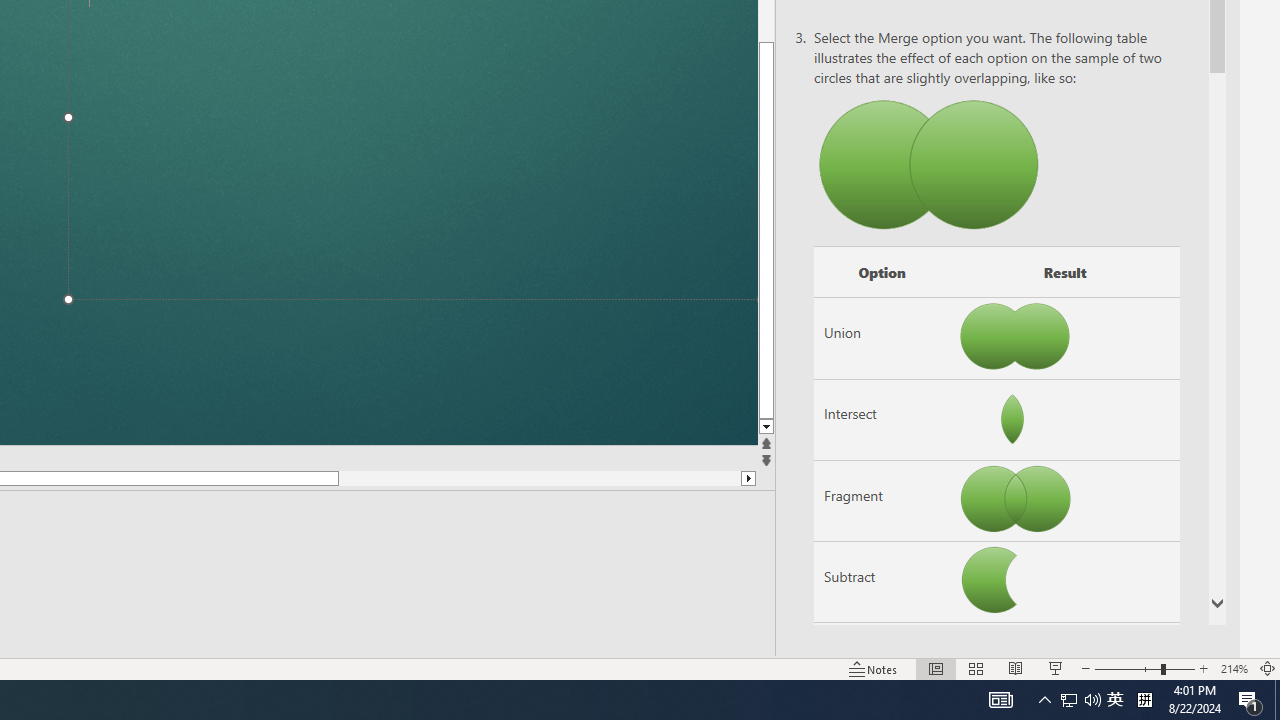  I want to click on 'Slide Show', so click(1055, 669).